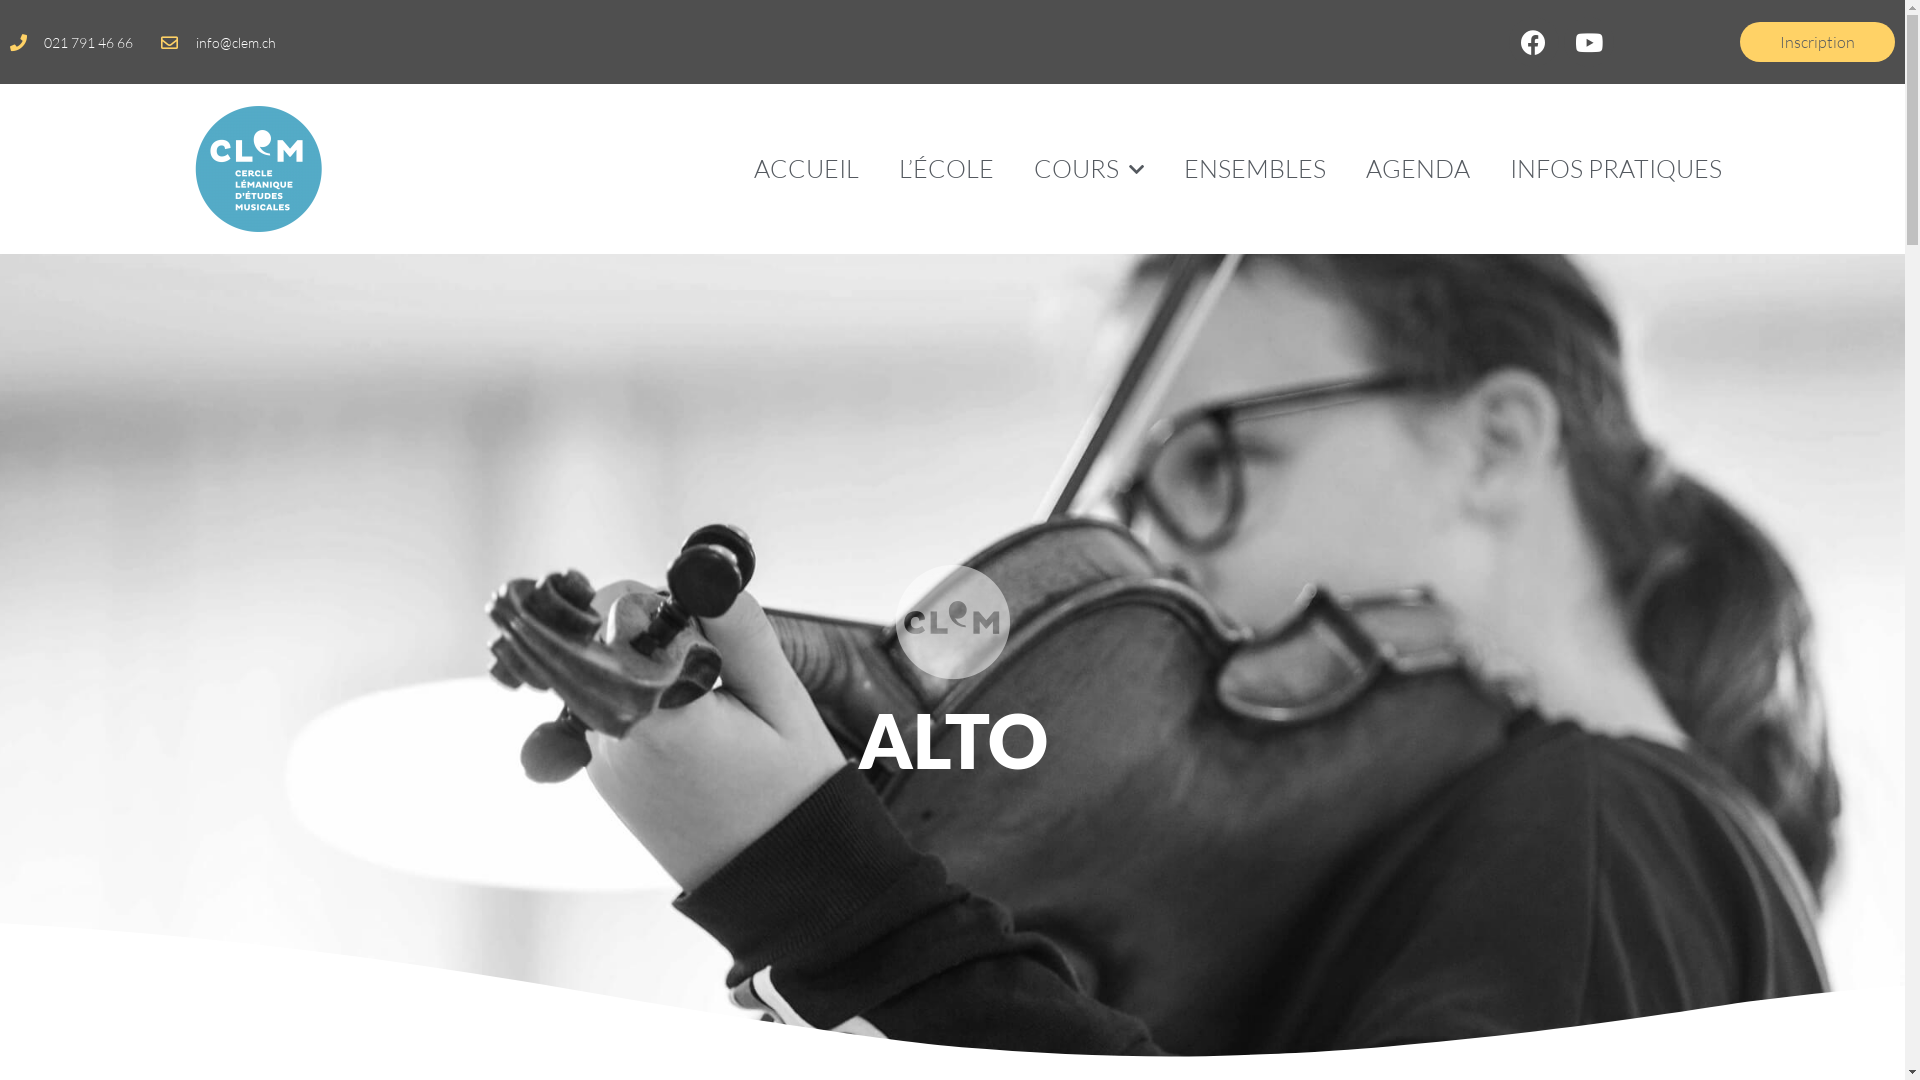  Describe the element at coordinates (71, 42) in the screenshot. I see `'021 791 46 66'` at that location.